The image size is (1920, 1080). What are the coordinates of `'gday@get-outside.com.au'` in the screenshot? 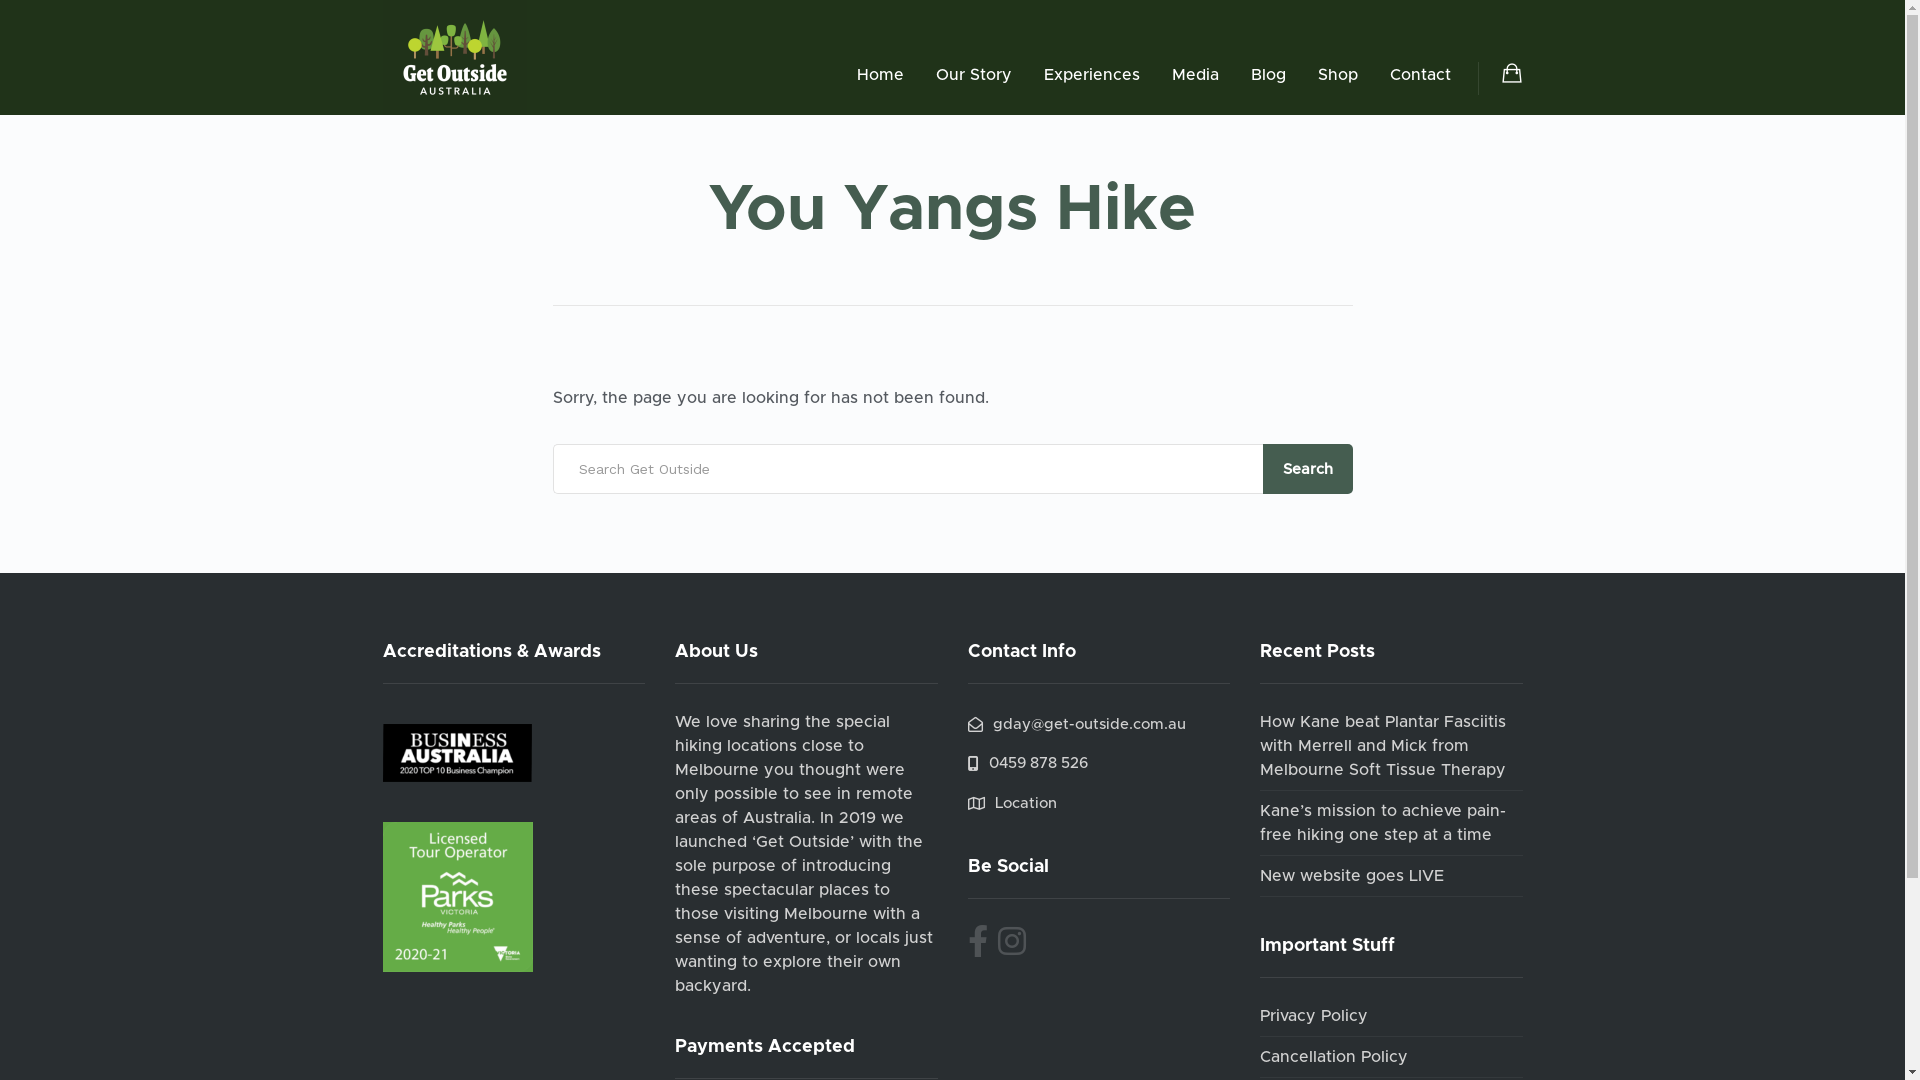 It's located at (968, 724).